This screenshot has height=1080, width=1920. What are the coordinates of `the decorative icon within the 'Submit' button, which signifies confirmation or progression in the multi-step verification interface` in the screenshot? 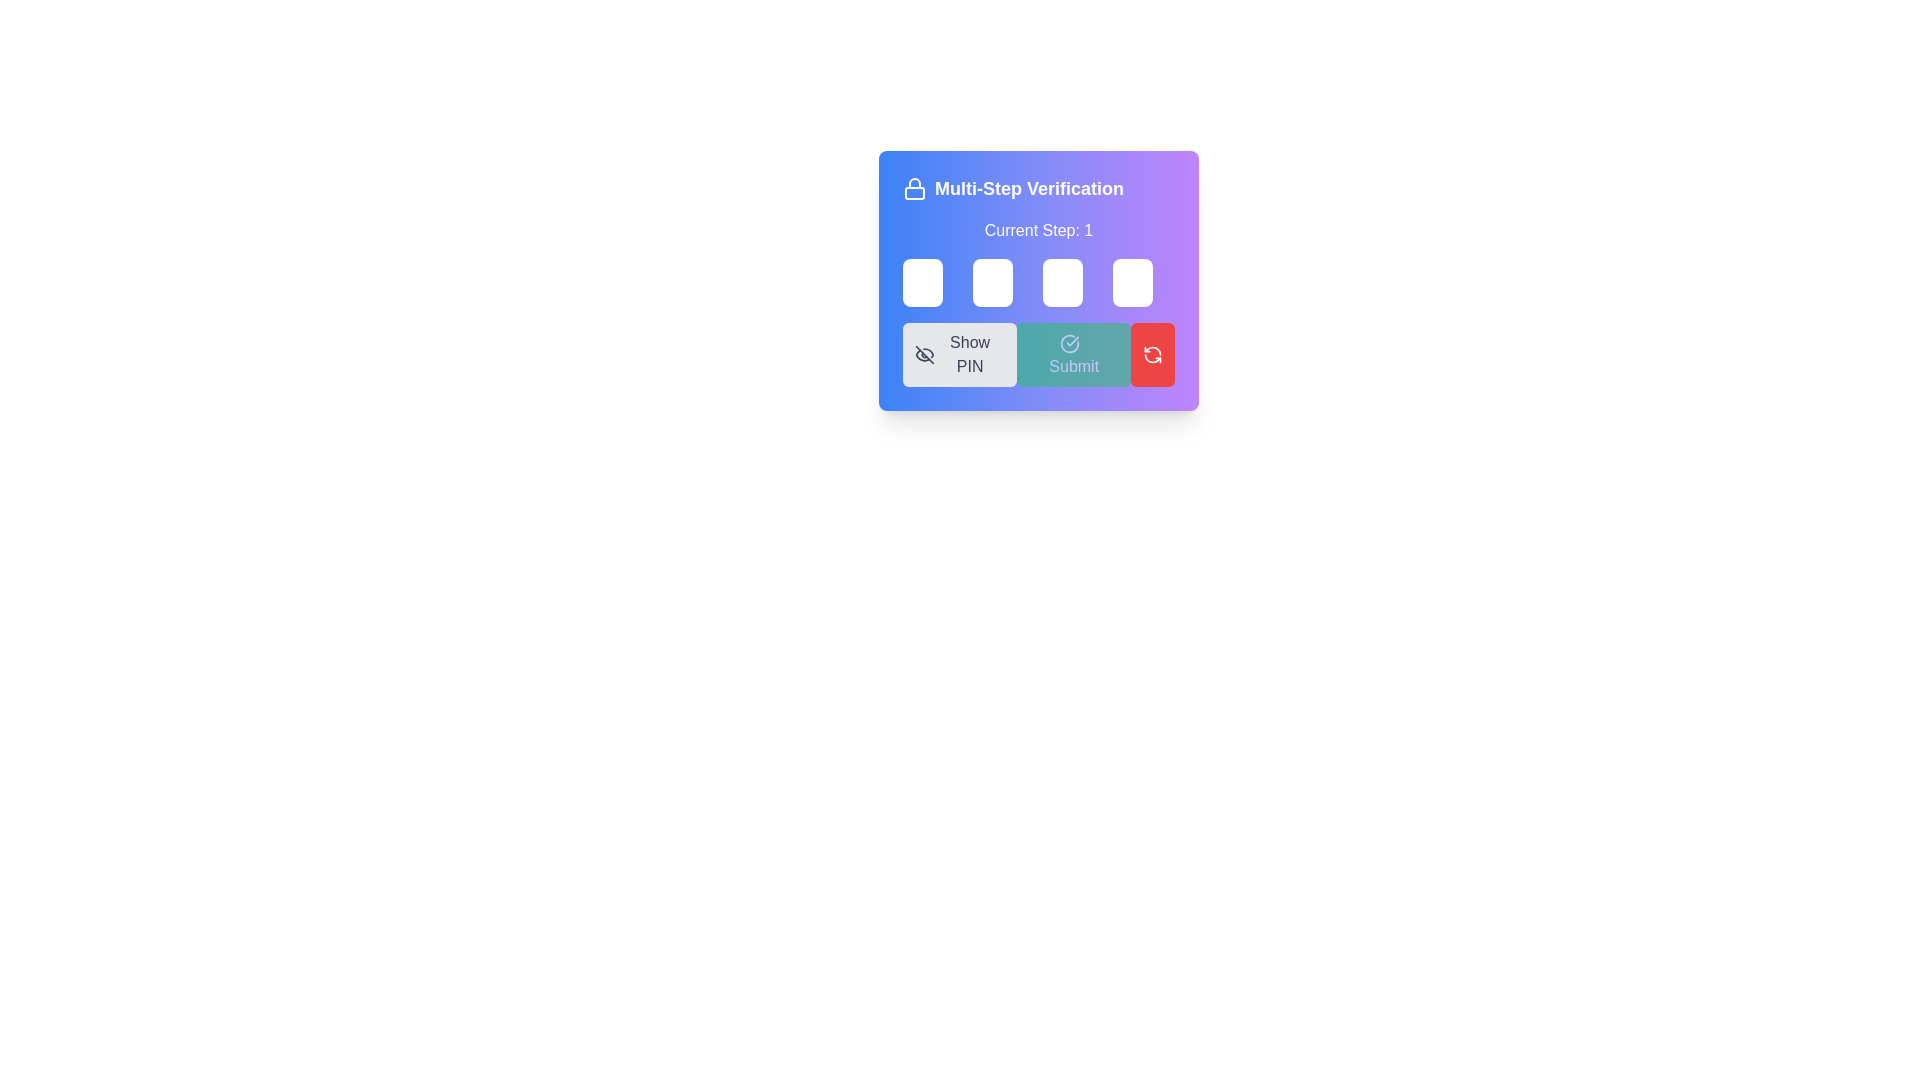 It's located at (1069, 342).